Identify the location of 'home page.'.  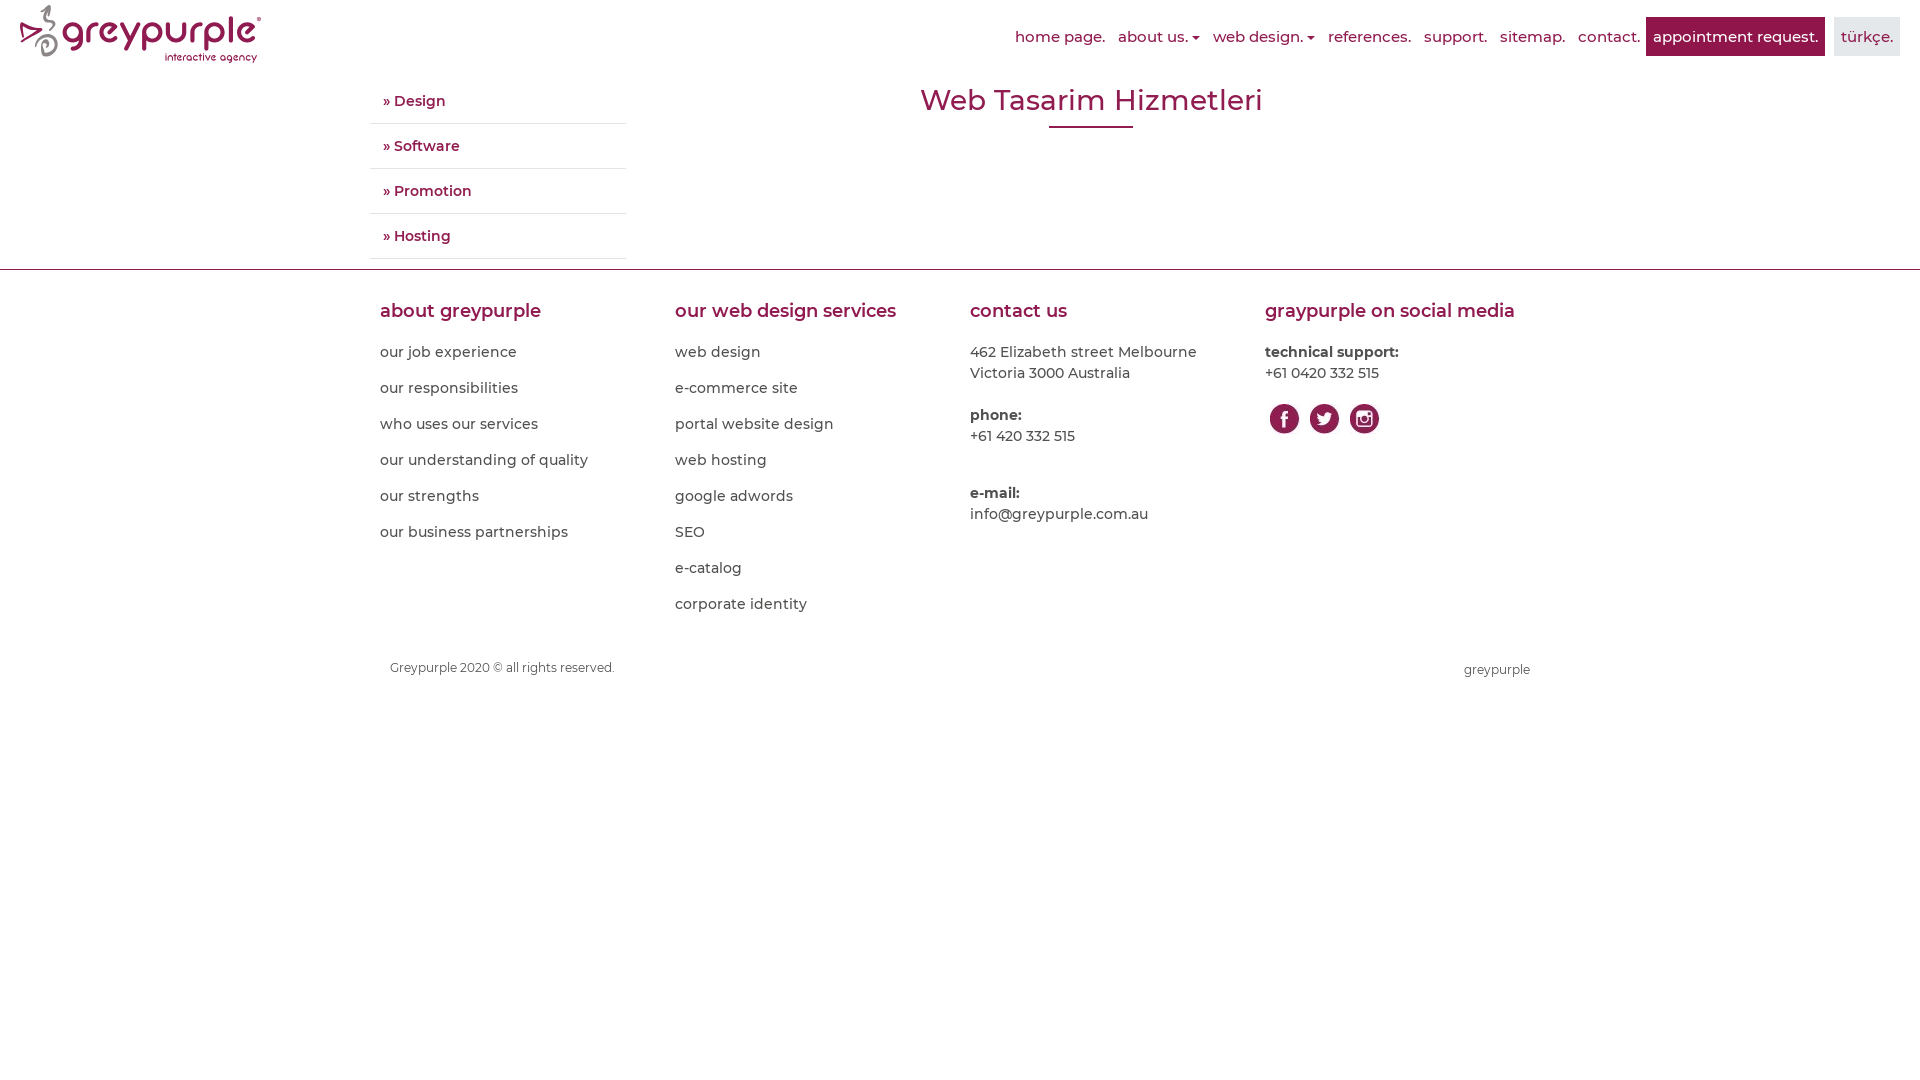
(1059, 36).